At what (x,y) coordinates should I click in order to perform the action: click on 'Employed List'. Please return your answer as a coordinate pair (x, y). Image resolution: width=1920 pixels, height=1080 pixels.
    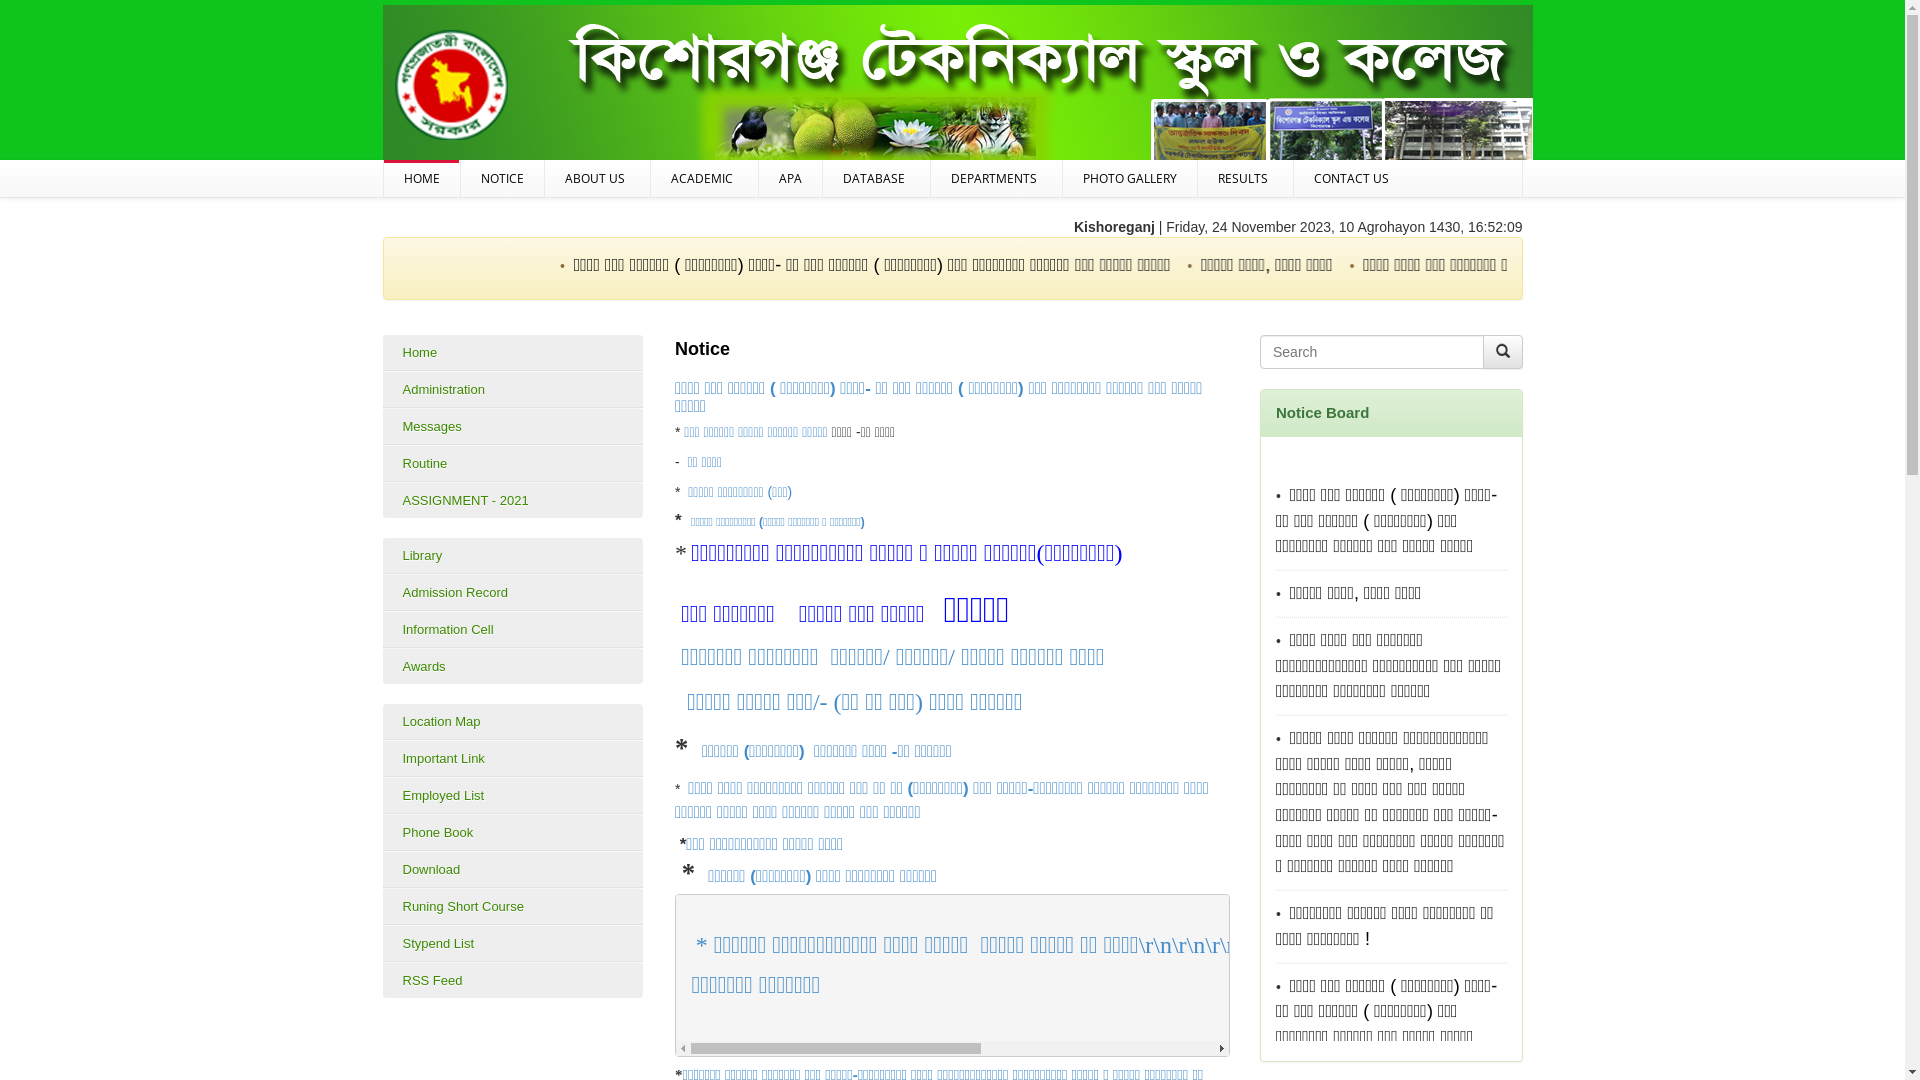
    Looking at the image, I should click on (512, 794).